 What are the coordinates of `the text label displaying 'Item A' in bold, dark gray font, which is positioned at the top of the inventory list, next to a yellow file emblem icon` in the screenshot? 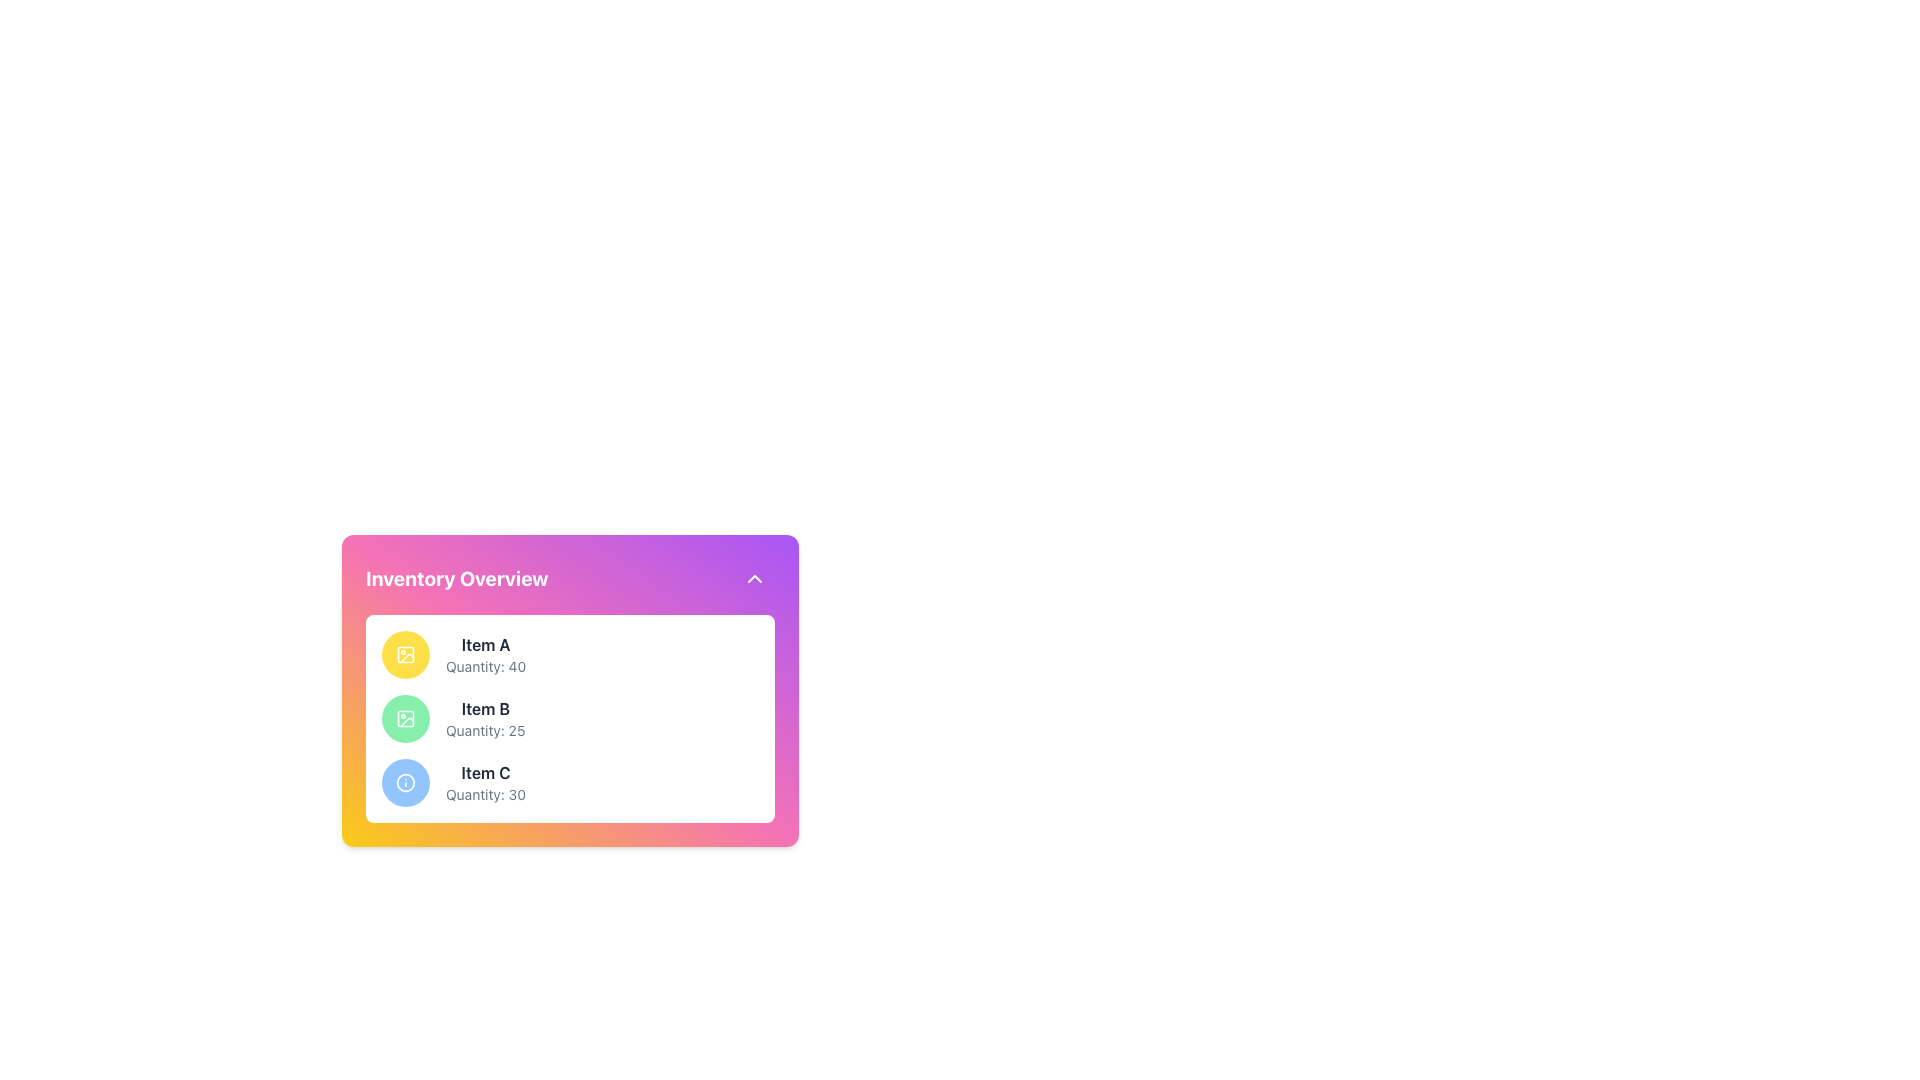 It's located at (486, 644).